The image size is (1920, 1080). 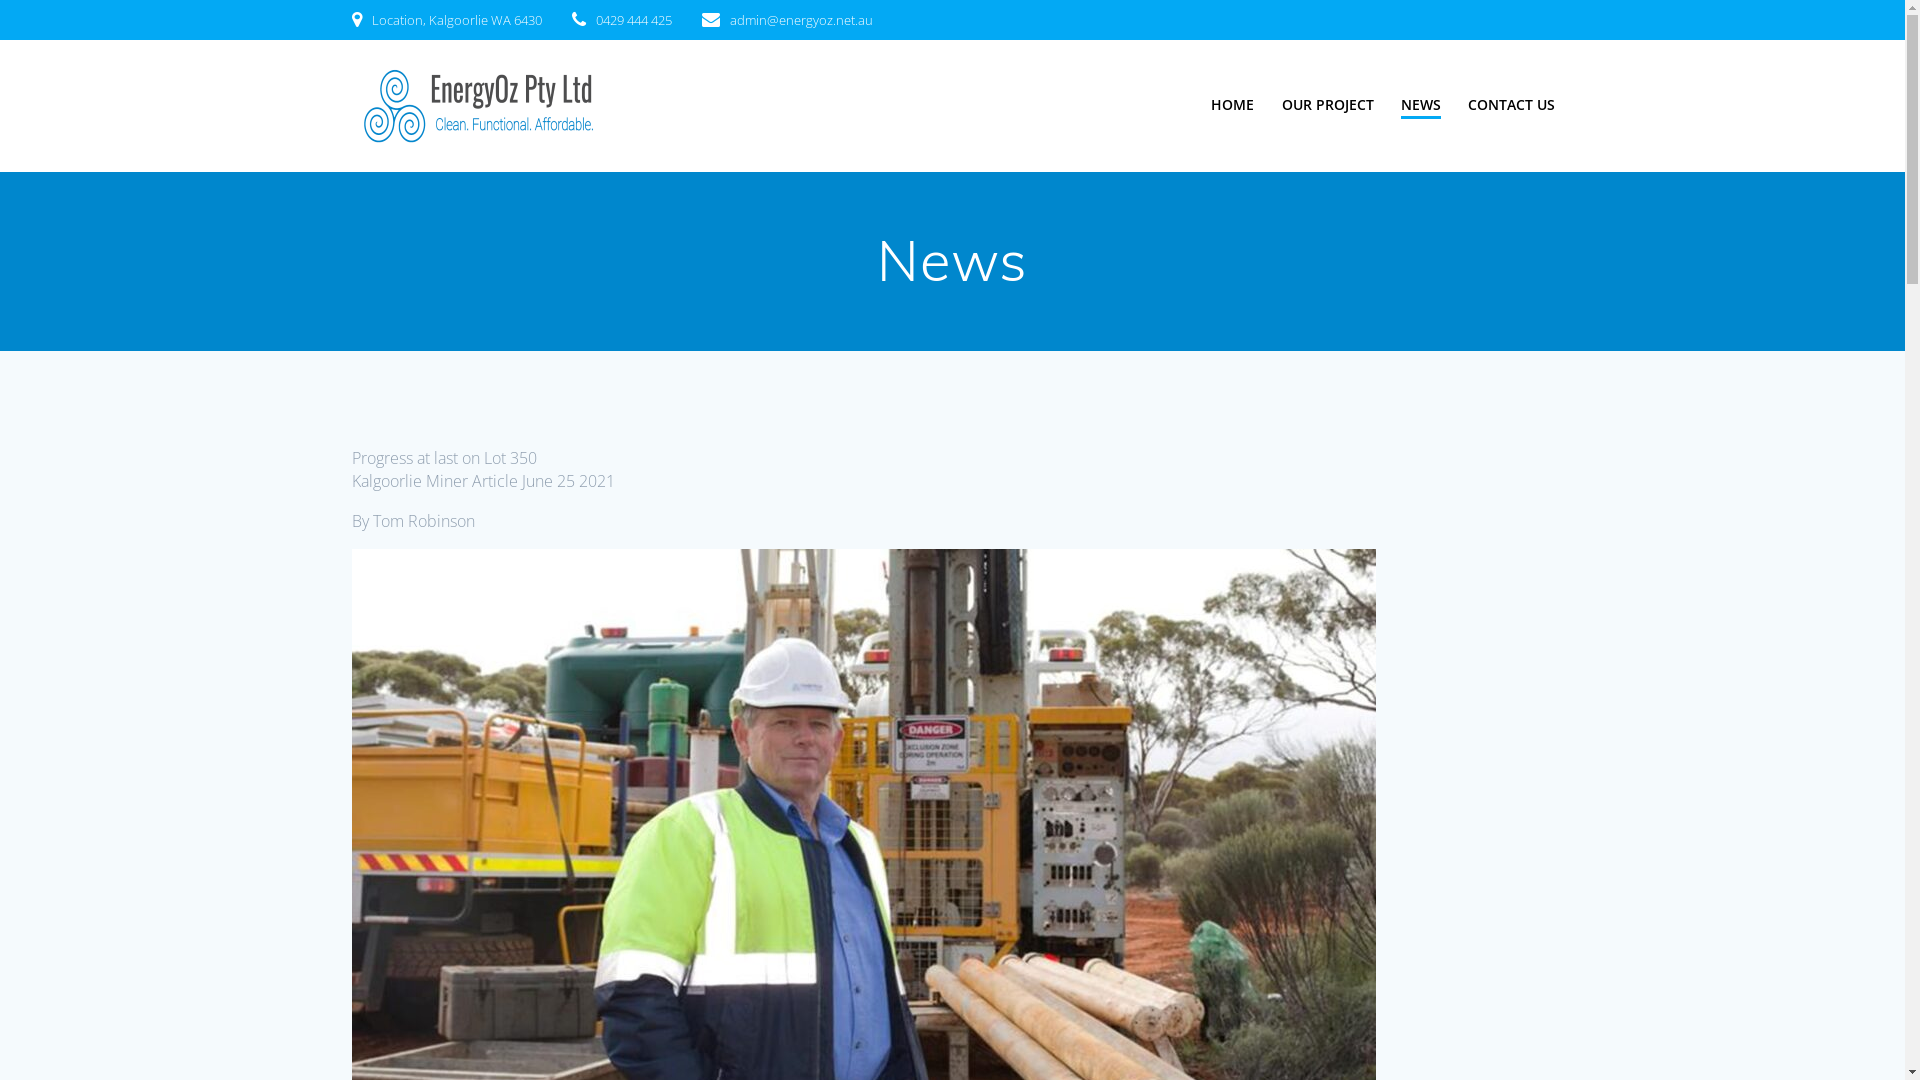 What do you see at coordinates (1231, 104) in the screenshot?
I see `'HOME'` at bounding box center [1231, 104].